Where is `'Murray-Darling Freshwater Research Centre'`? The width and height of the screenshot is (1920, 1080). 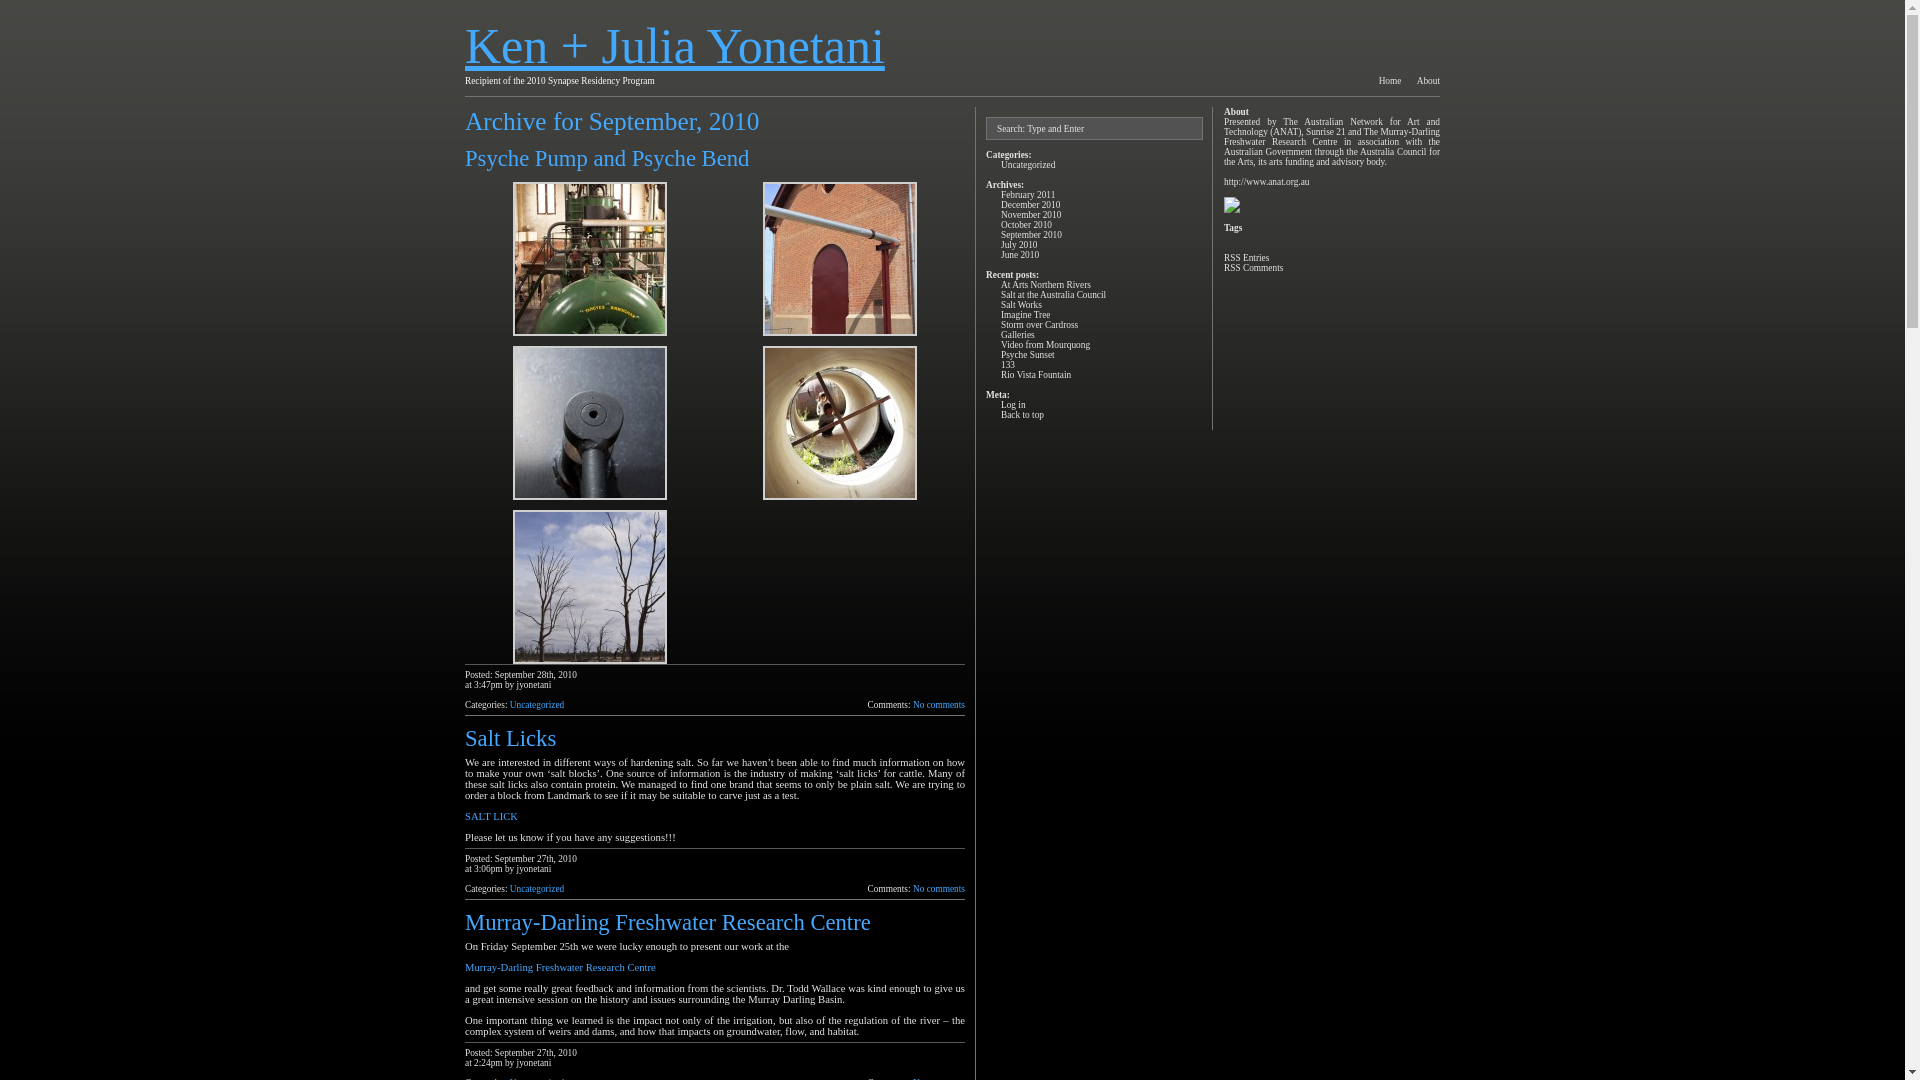
'Murray-Darling Freshwater Research Centre' is located at coordinates (560, 966).